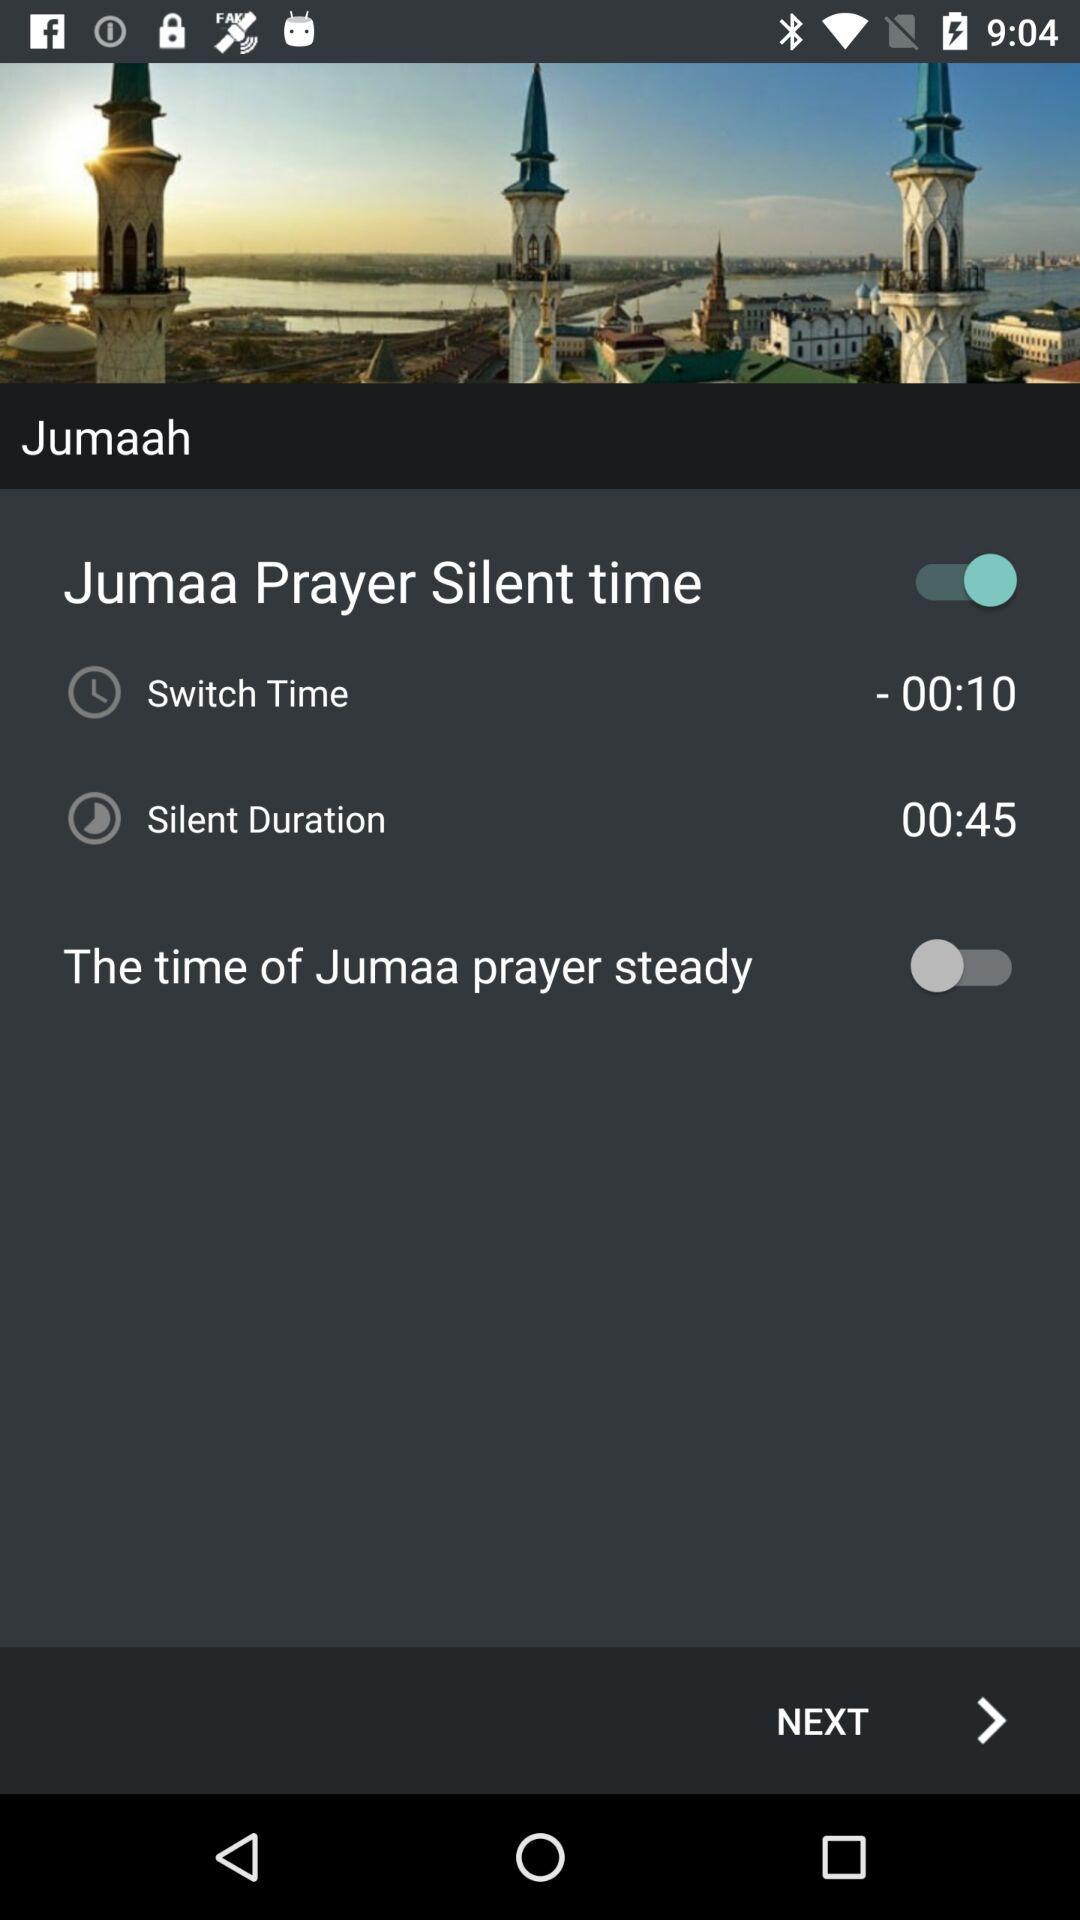 The height and width of the screenshot is (1920, 1080). I want to click on button at the bottom right corner, so click(869, 1719).